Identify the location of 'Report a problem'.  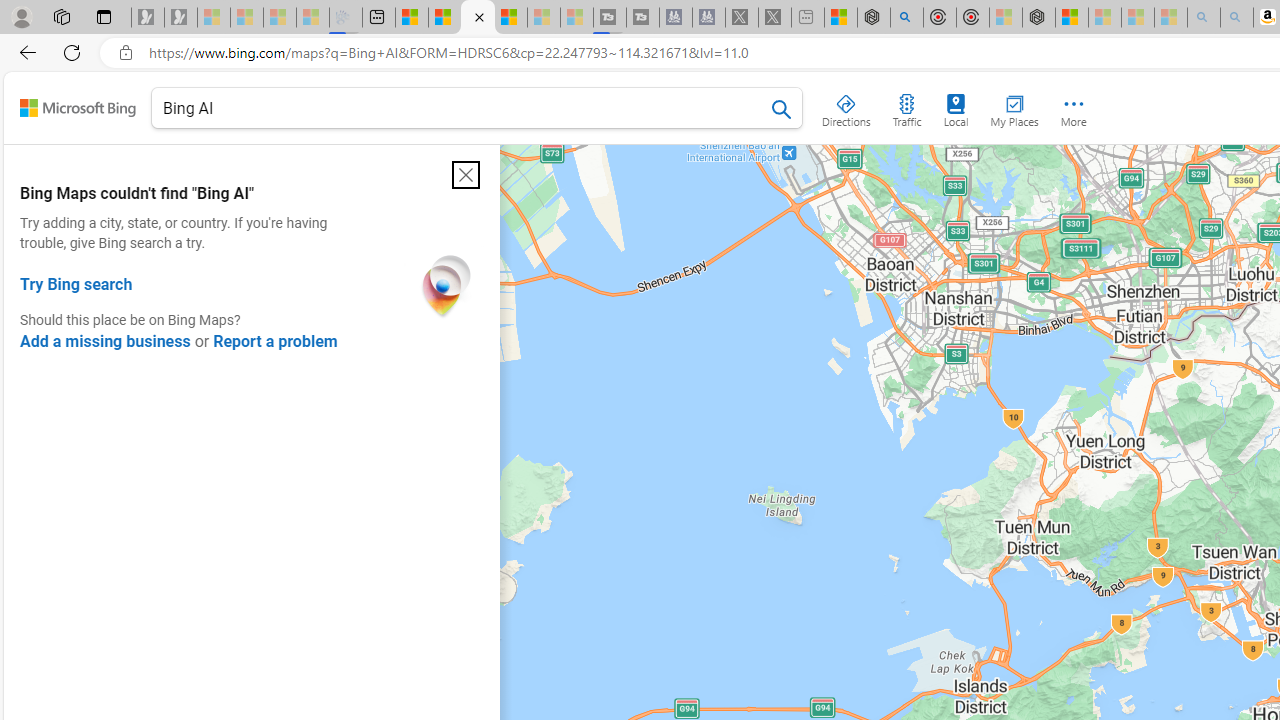
(274, 340).